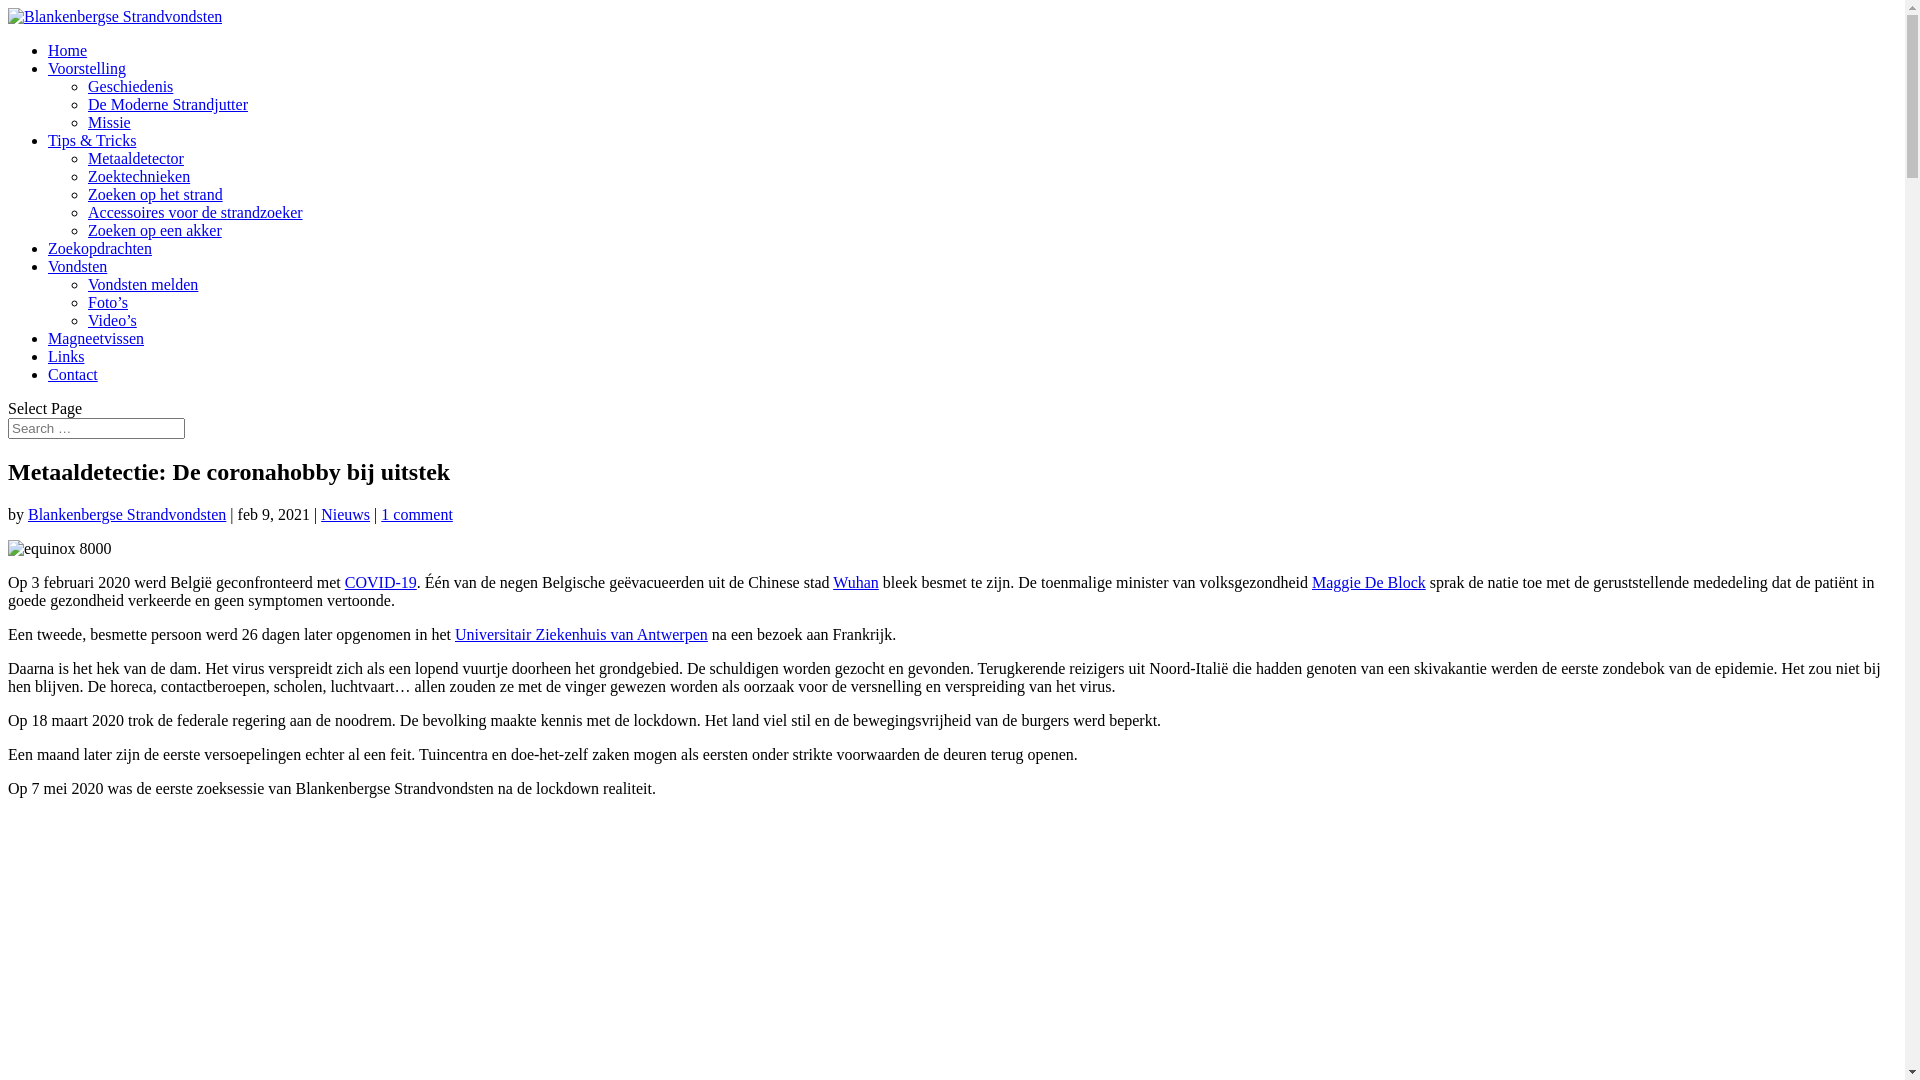 The image size is (1920, 1080). What do you see at coordinates (66, 355) in the screenshot?
I see `'Links'` at bounding box center [66, 355].